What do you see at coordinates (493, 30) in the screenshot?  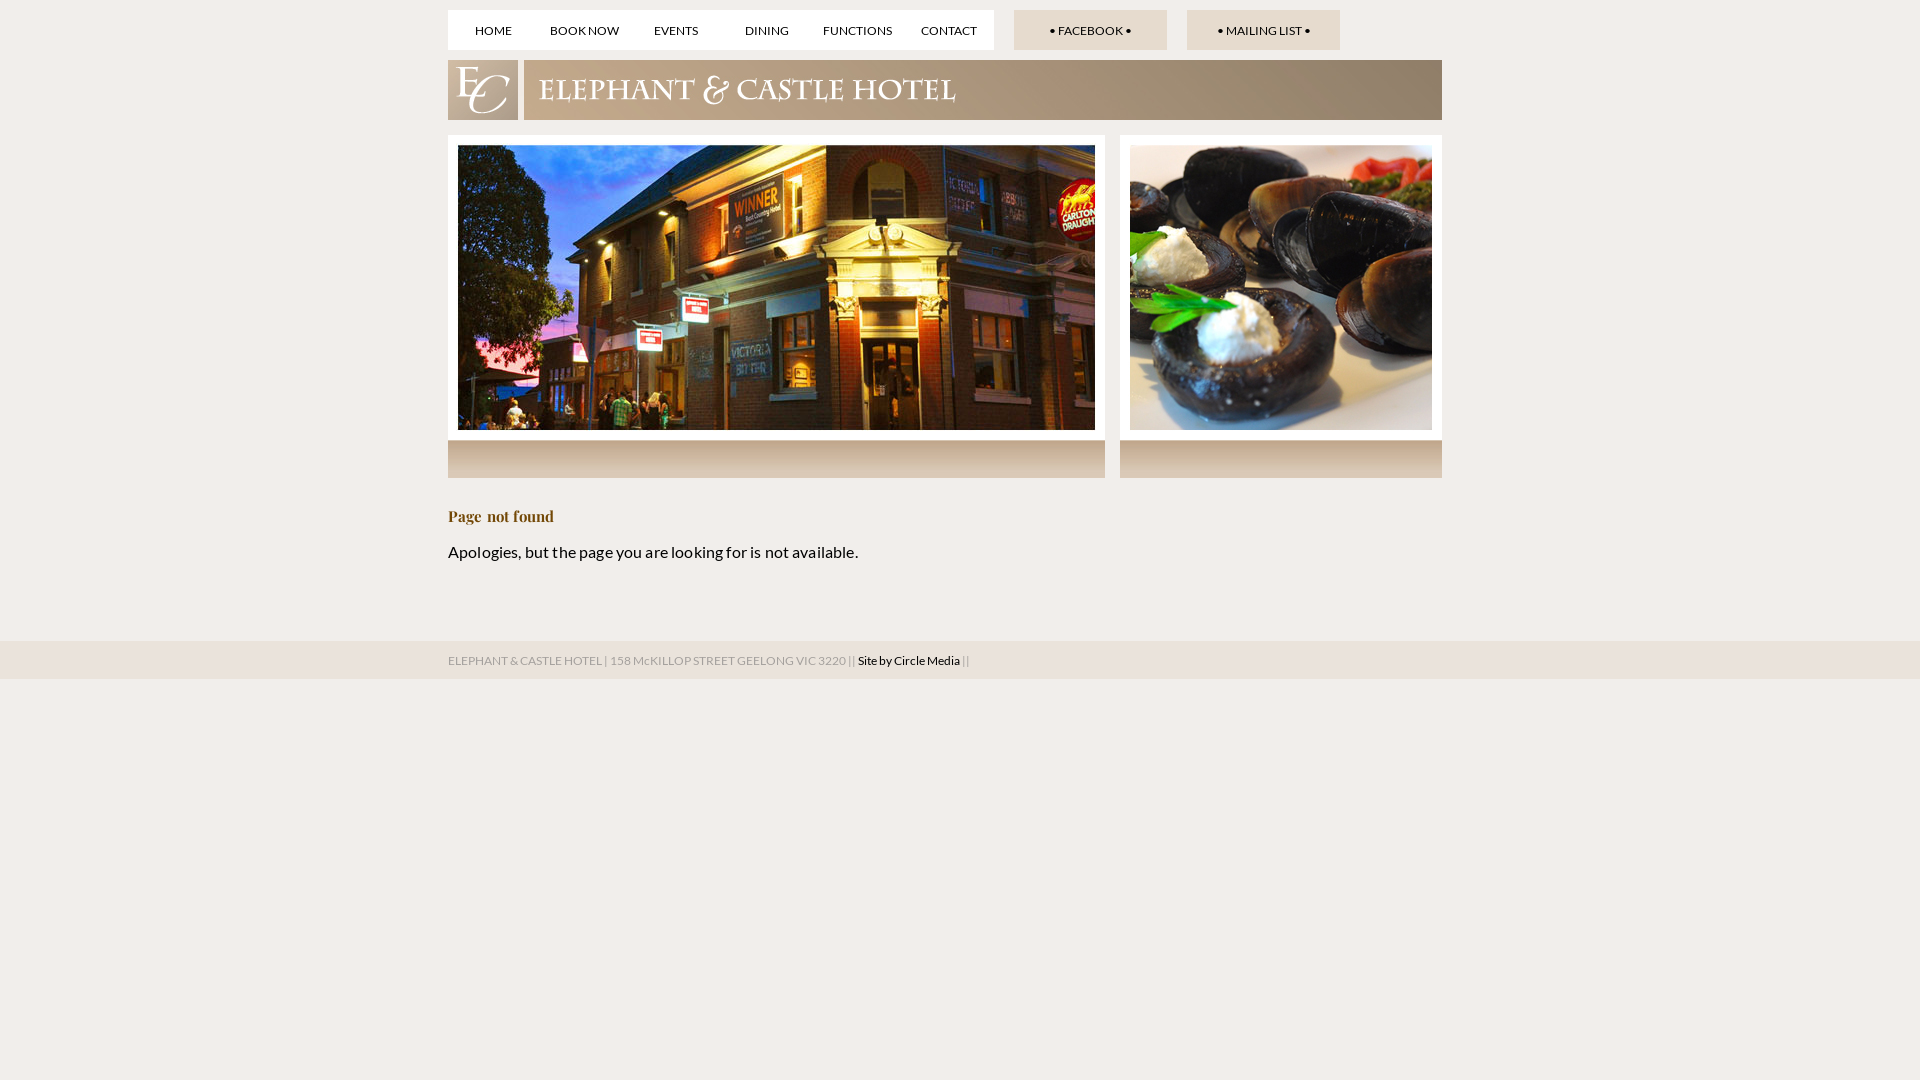 I see `'HOME'` at bounding box center [493, 30].